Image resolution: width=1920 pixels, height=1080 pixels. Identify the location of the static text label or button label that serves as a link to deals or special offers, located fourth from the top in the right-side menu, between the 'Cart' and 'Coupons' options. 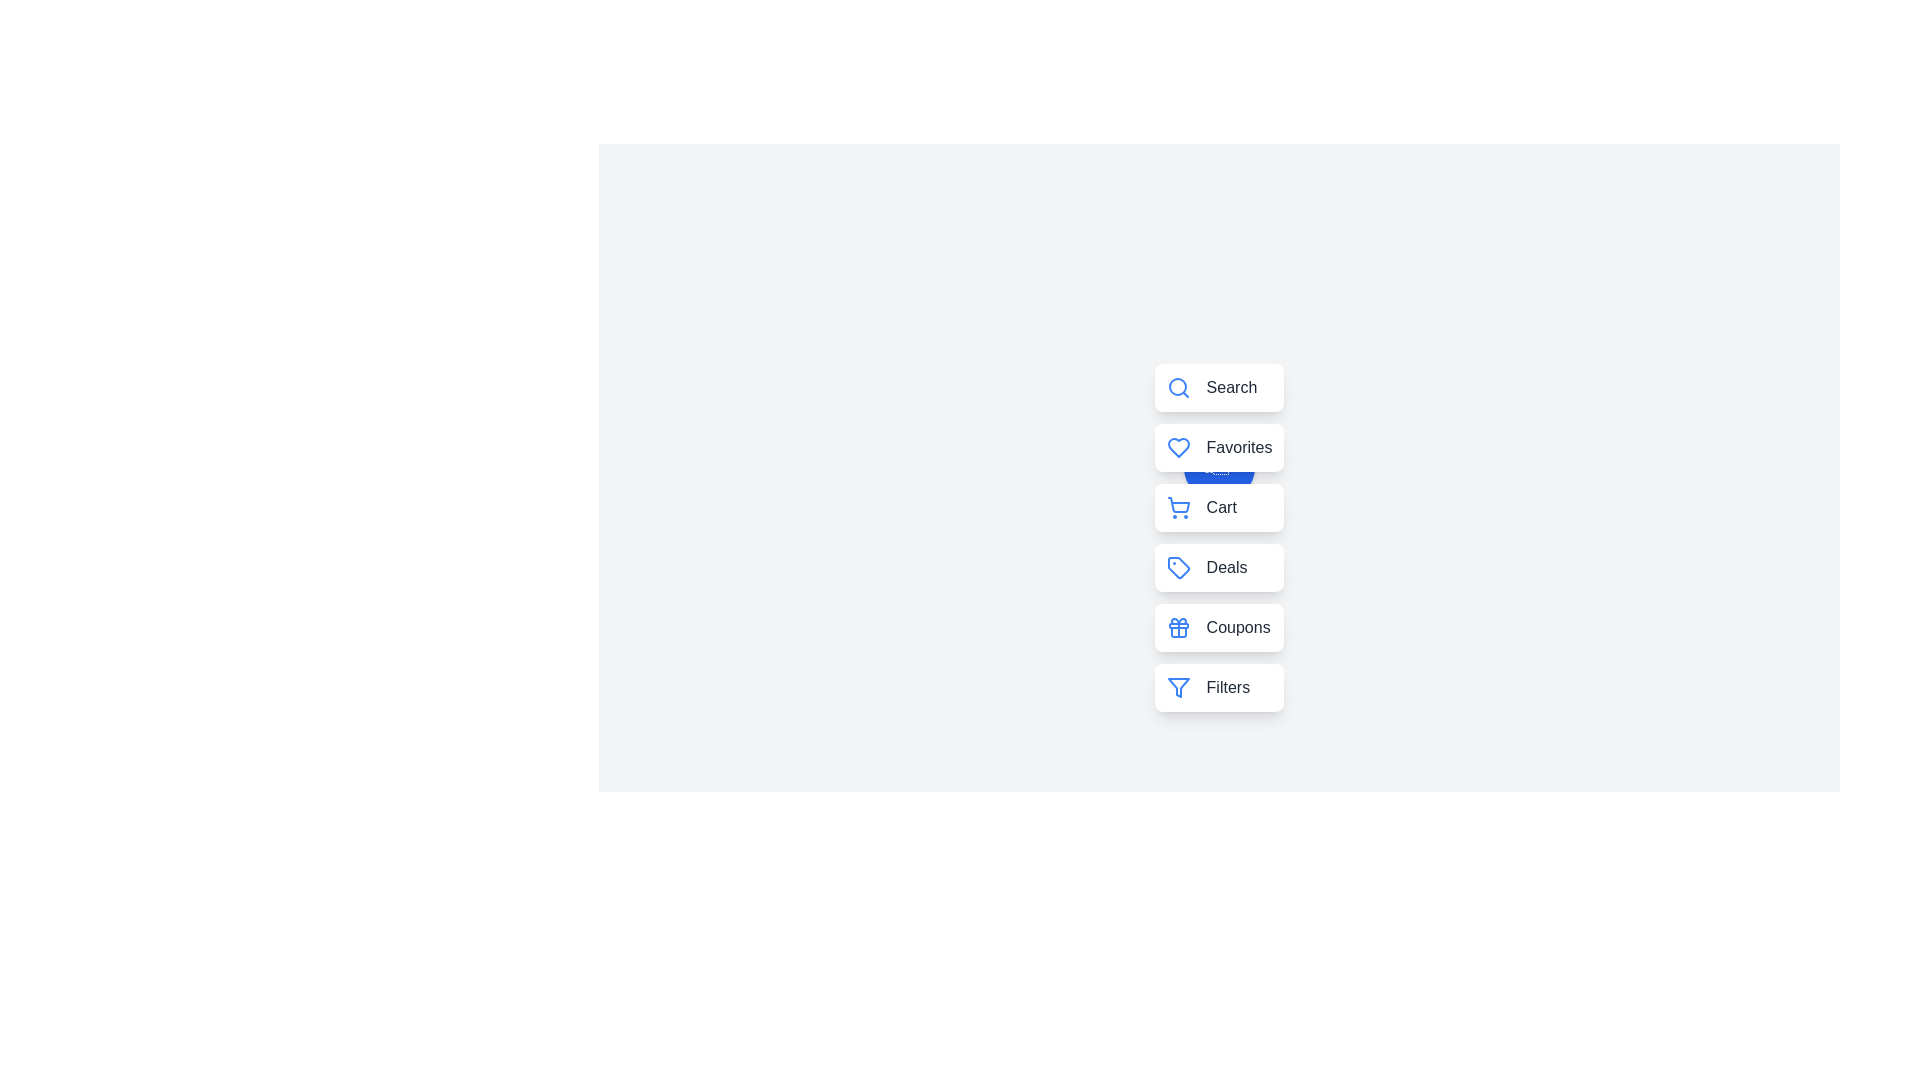
(1226, 567).